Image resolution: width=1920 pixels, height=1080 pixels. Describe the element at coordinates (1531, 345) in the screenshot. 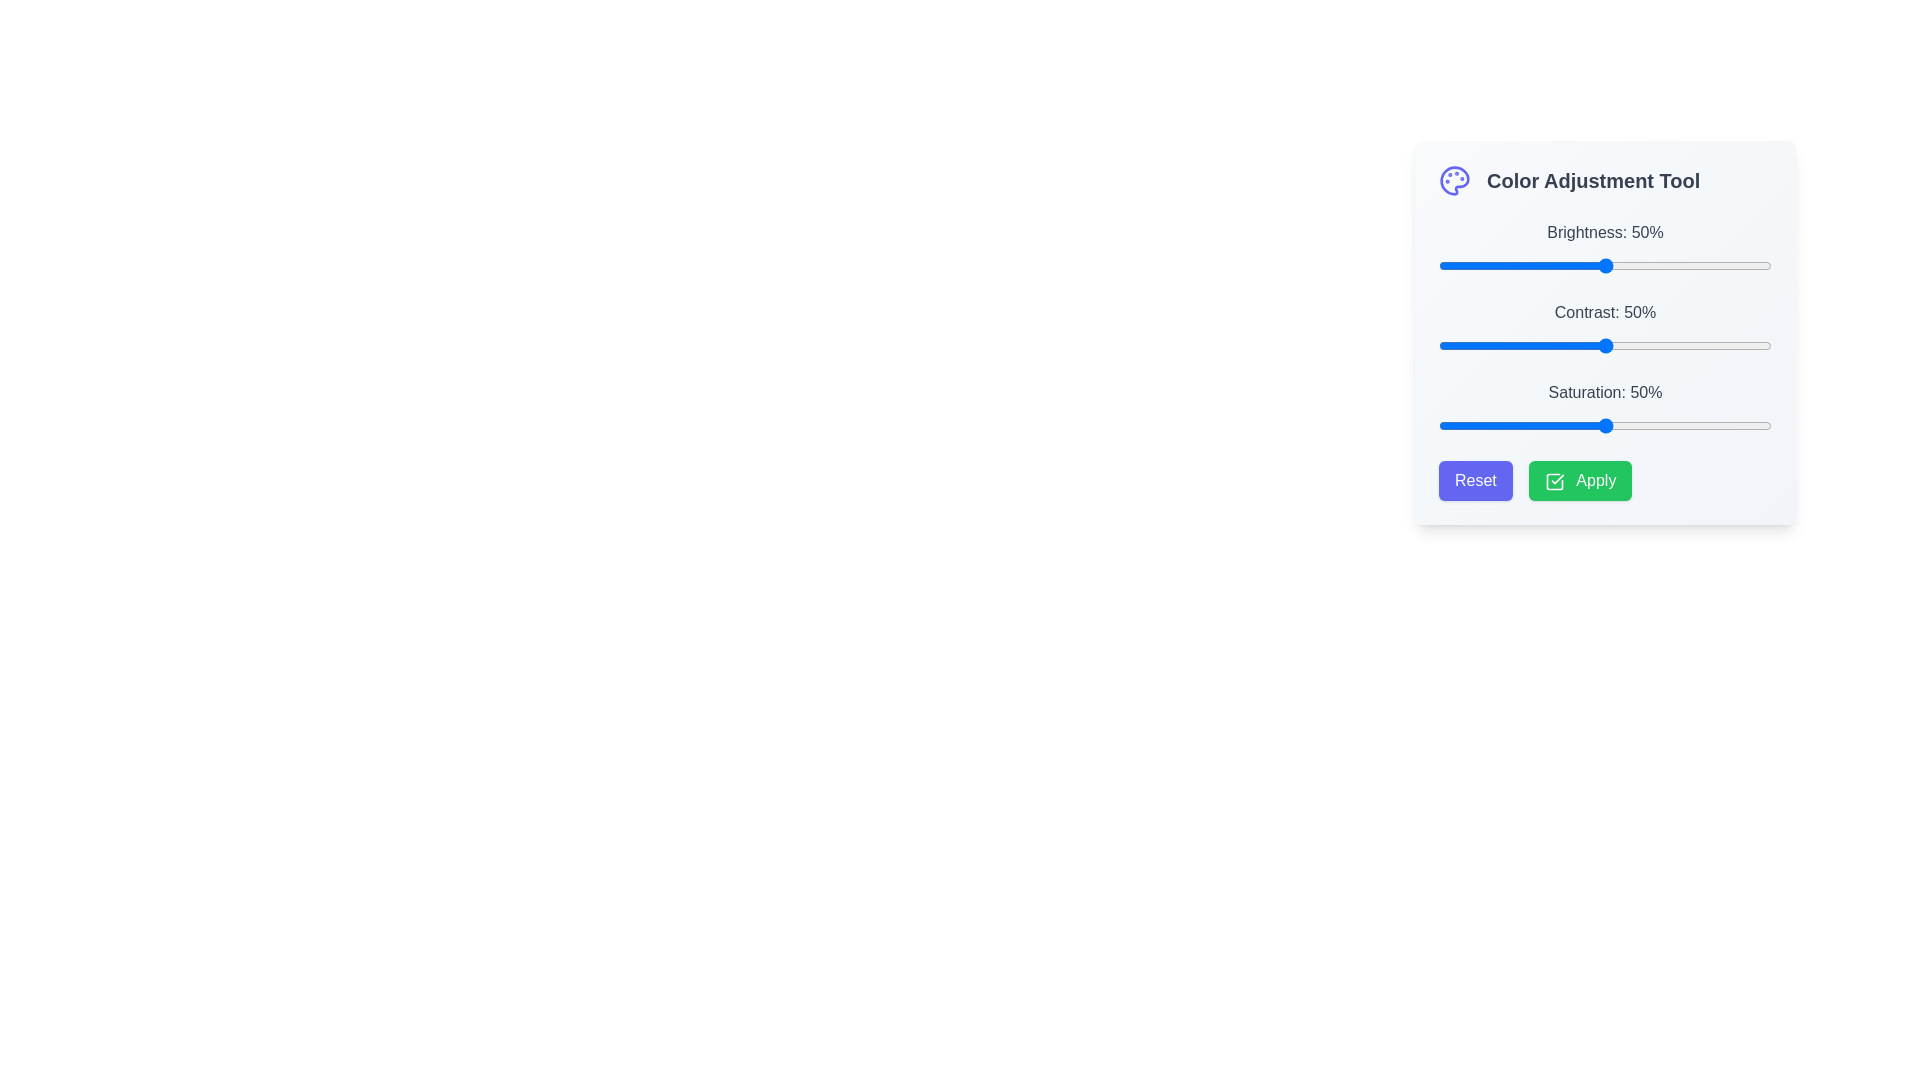

I see `contrast of the image` at that location.